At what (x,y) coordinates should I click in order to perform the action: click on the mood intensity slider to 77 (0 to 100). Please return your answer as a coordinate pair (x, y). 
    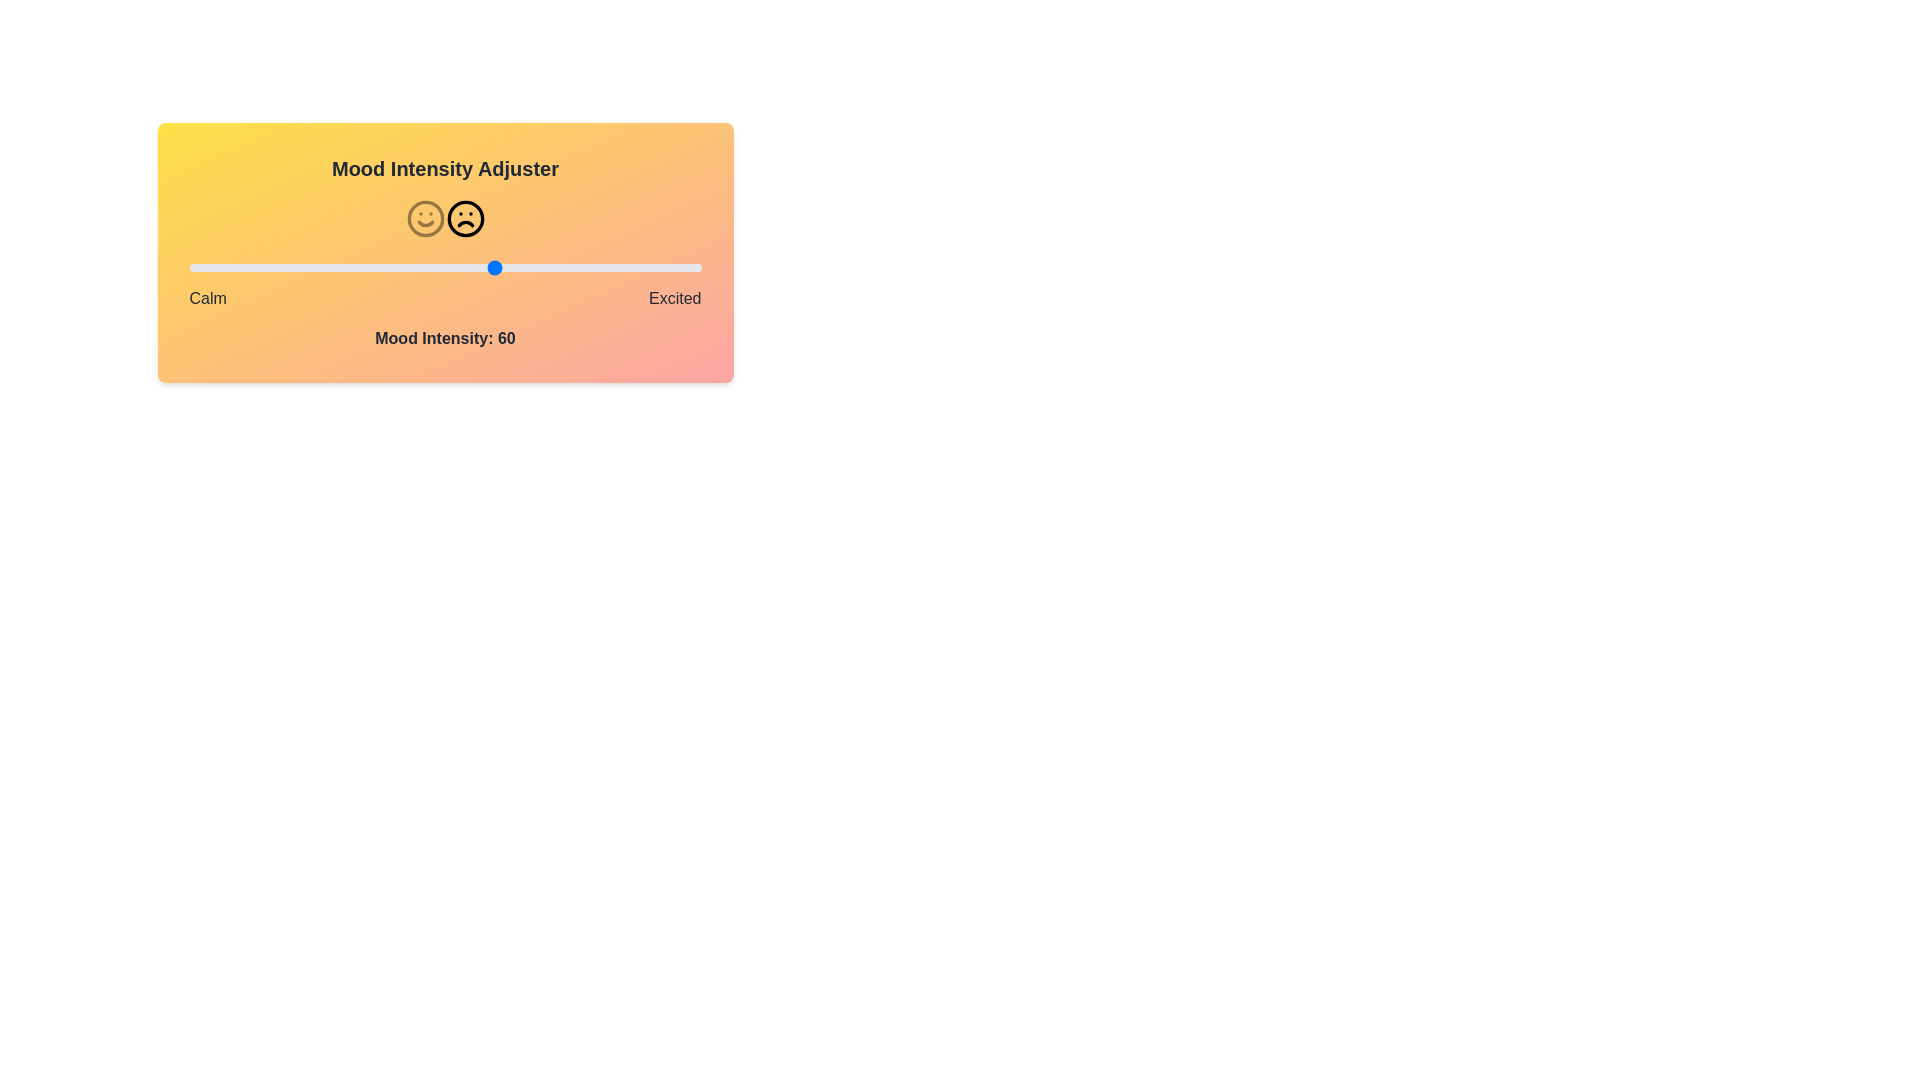
    Looking at the image, I should click on (582, 266).